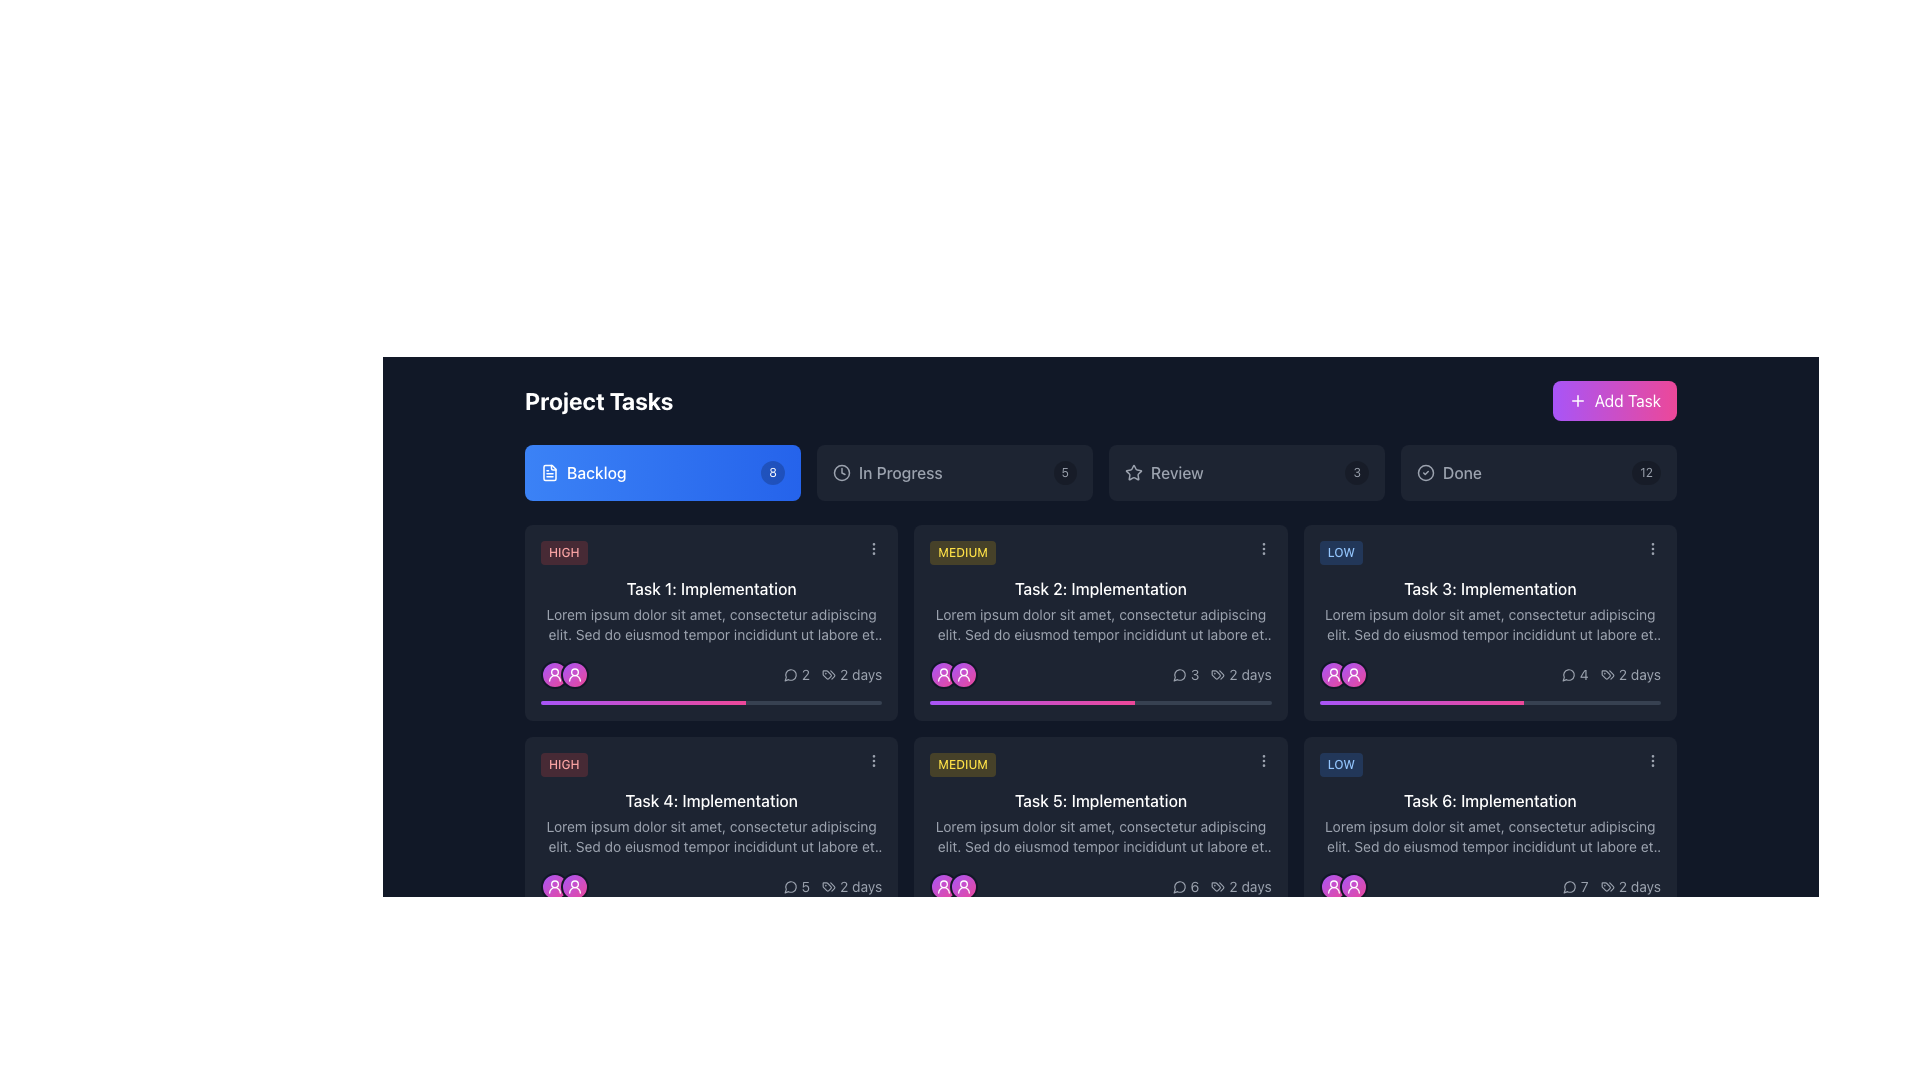 Image resolution: width=1920 pixels, height=1080 pixels. What do you see at coordinates (953, 886) in the screenshot?
I see `the user avatars icon group with a pink-to-purple gradient background, located in the 'Task 5: Implementation' card in the project tasks grid` at bounding box center [953, 886].